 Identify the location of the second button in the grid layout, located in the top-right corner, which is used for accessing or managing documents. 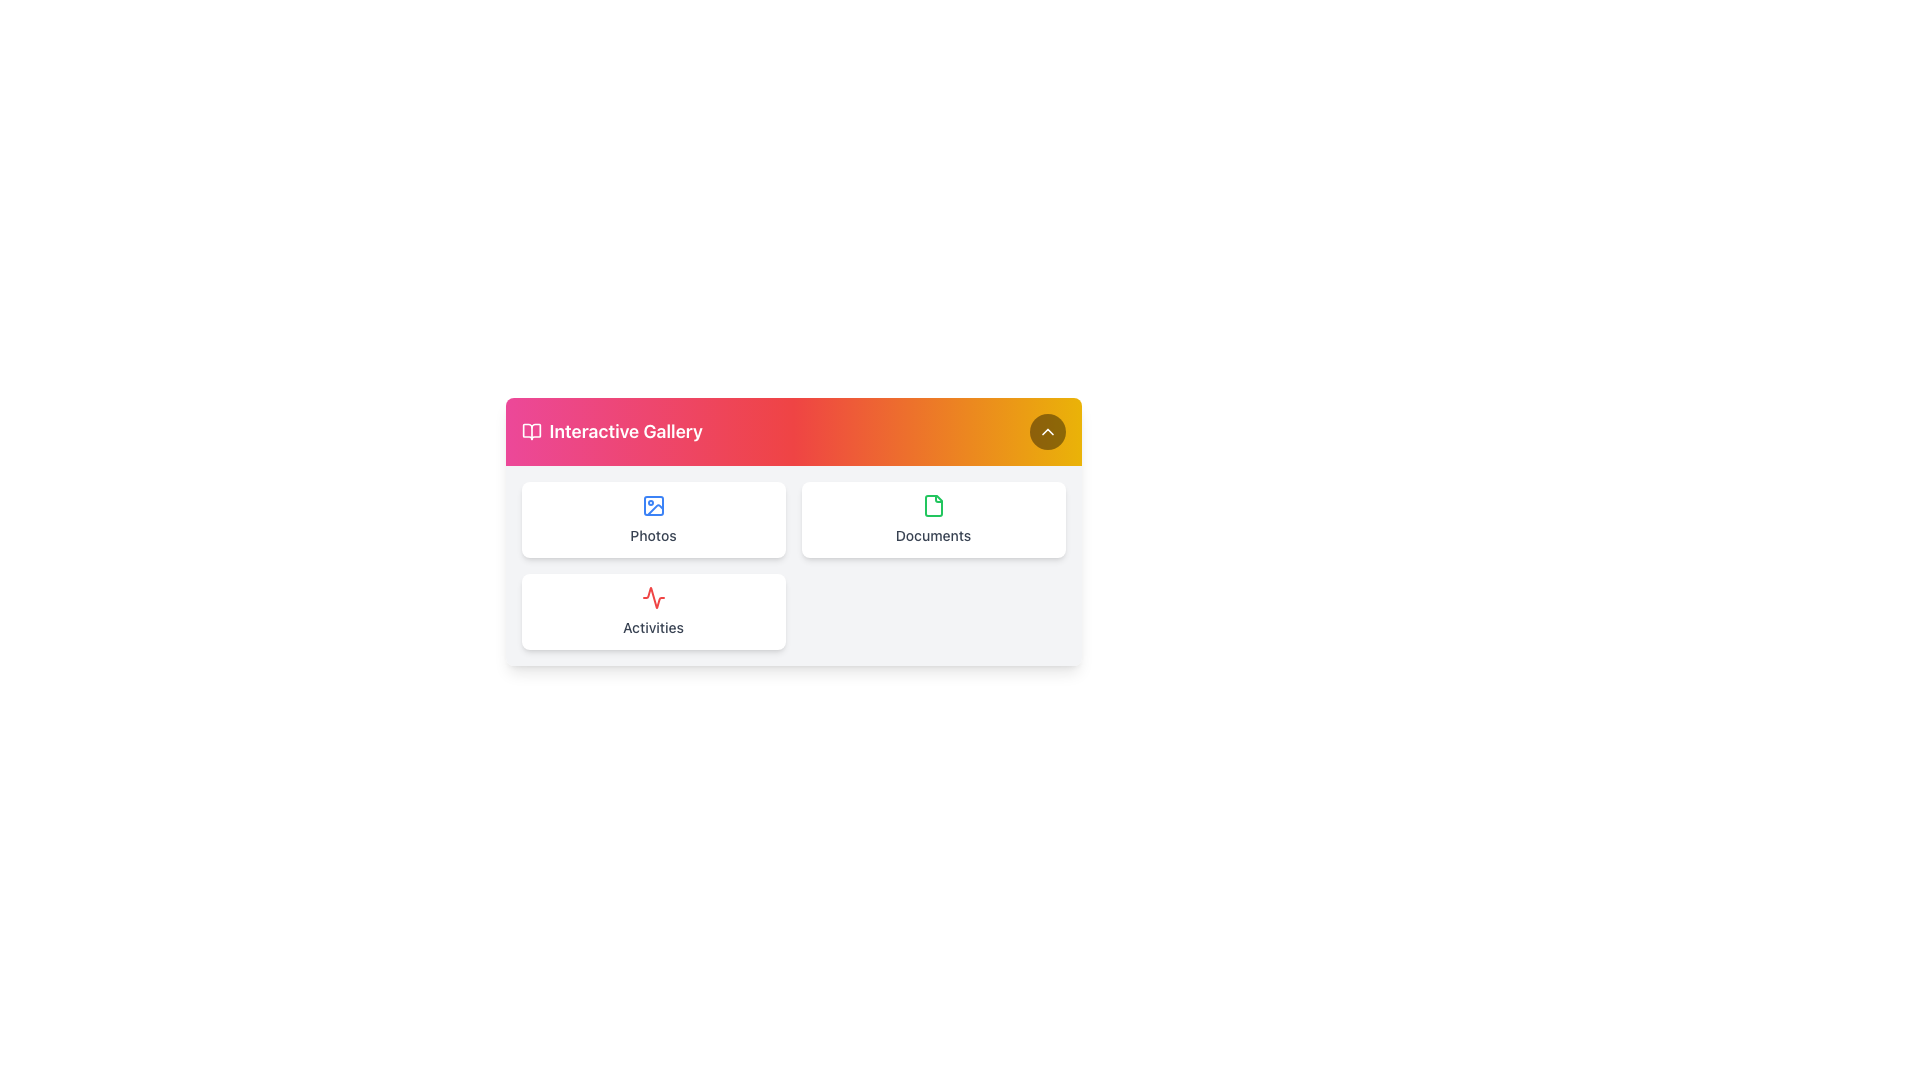
(932, 519).